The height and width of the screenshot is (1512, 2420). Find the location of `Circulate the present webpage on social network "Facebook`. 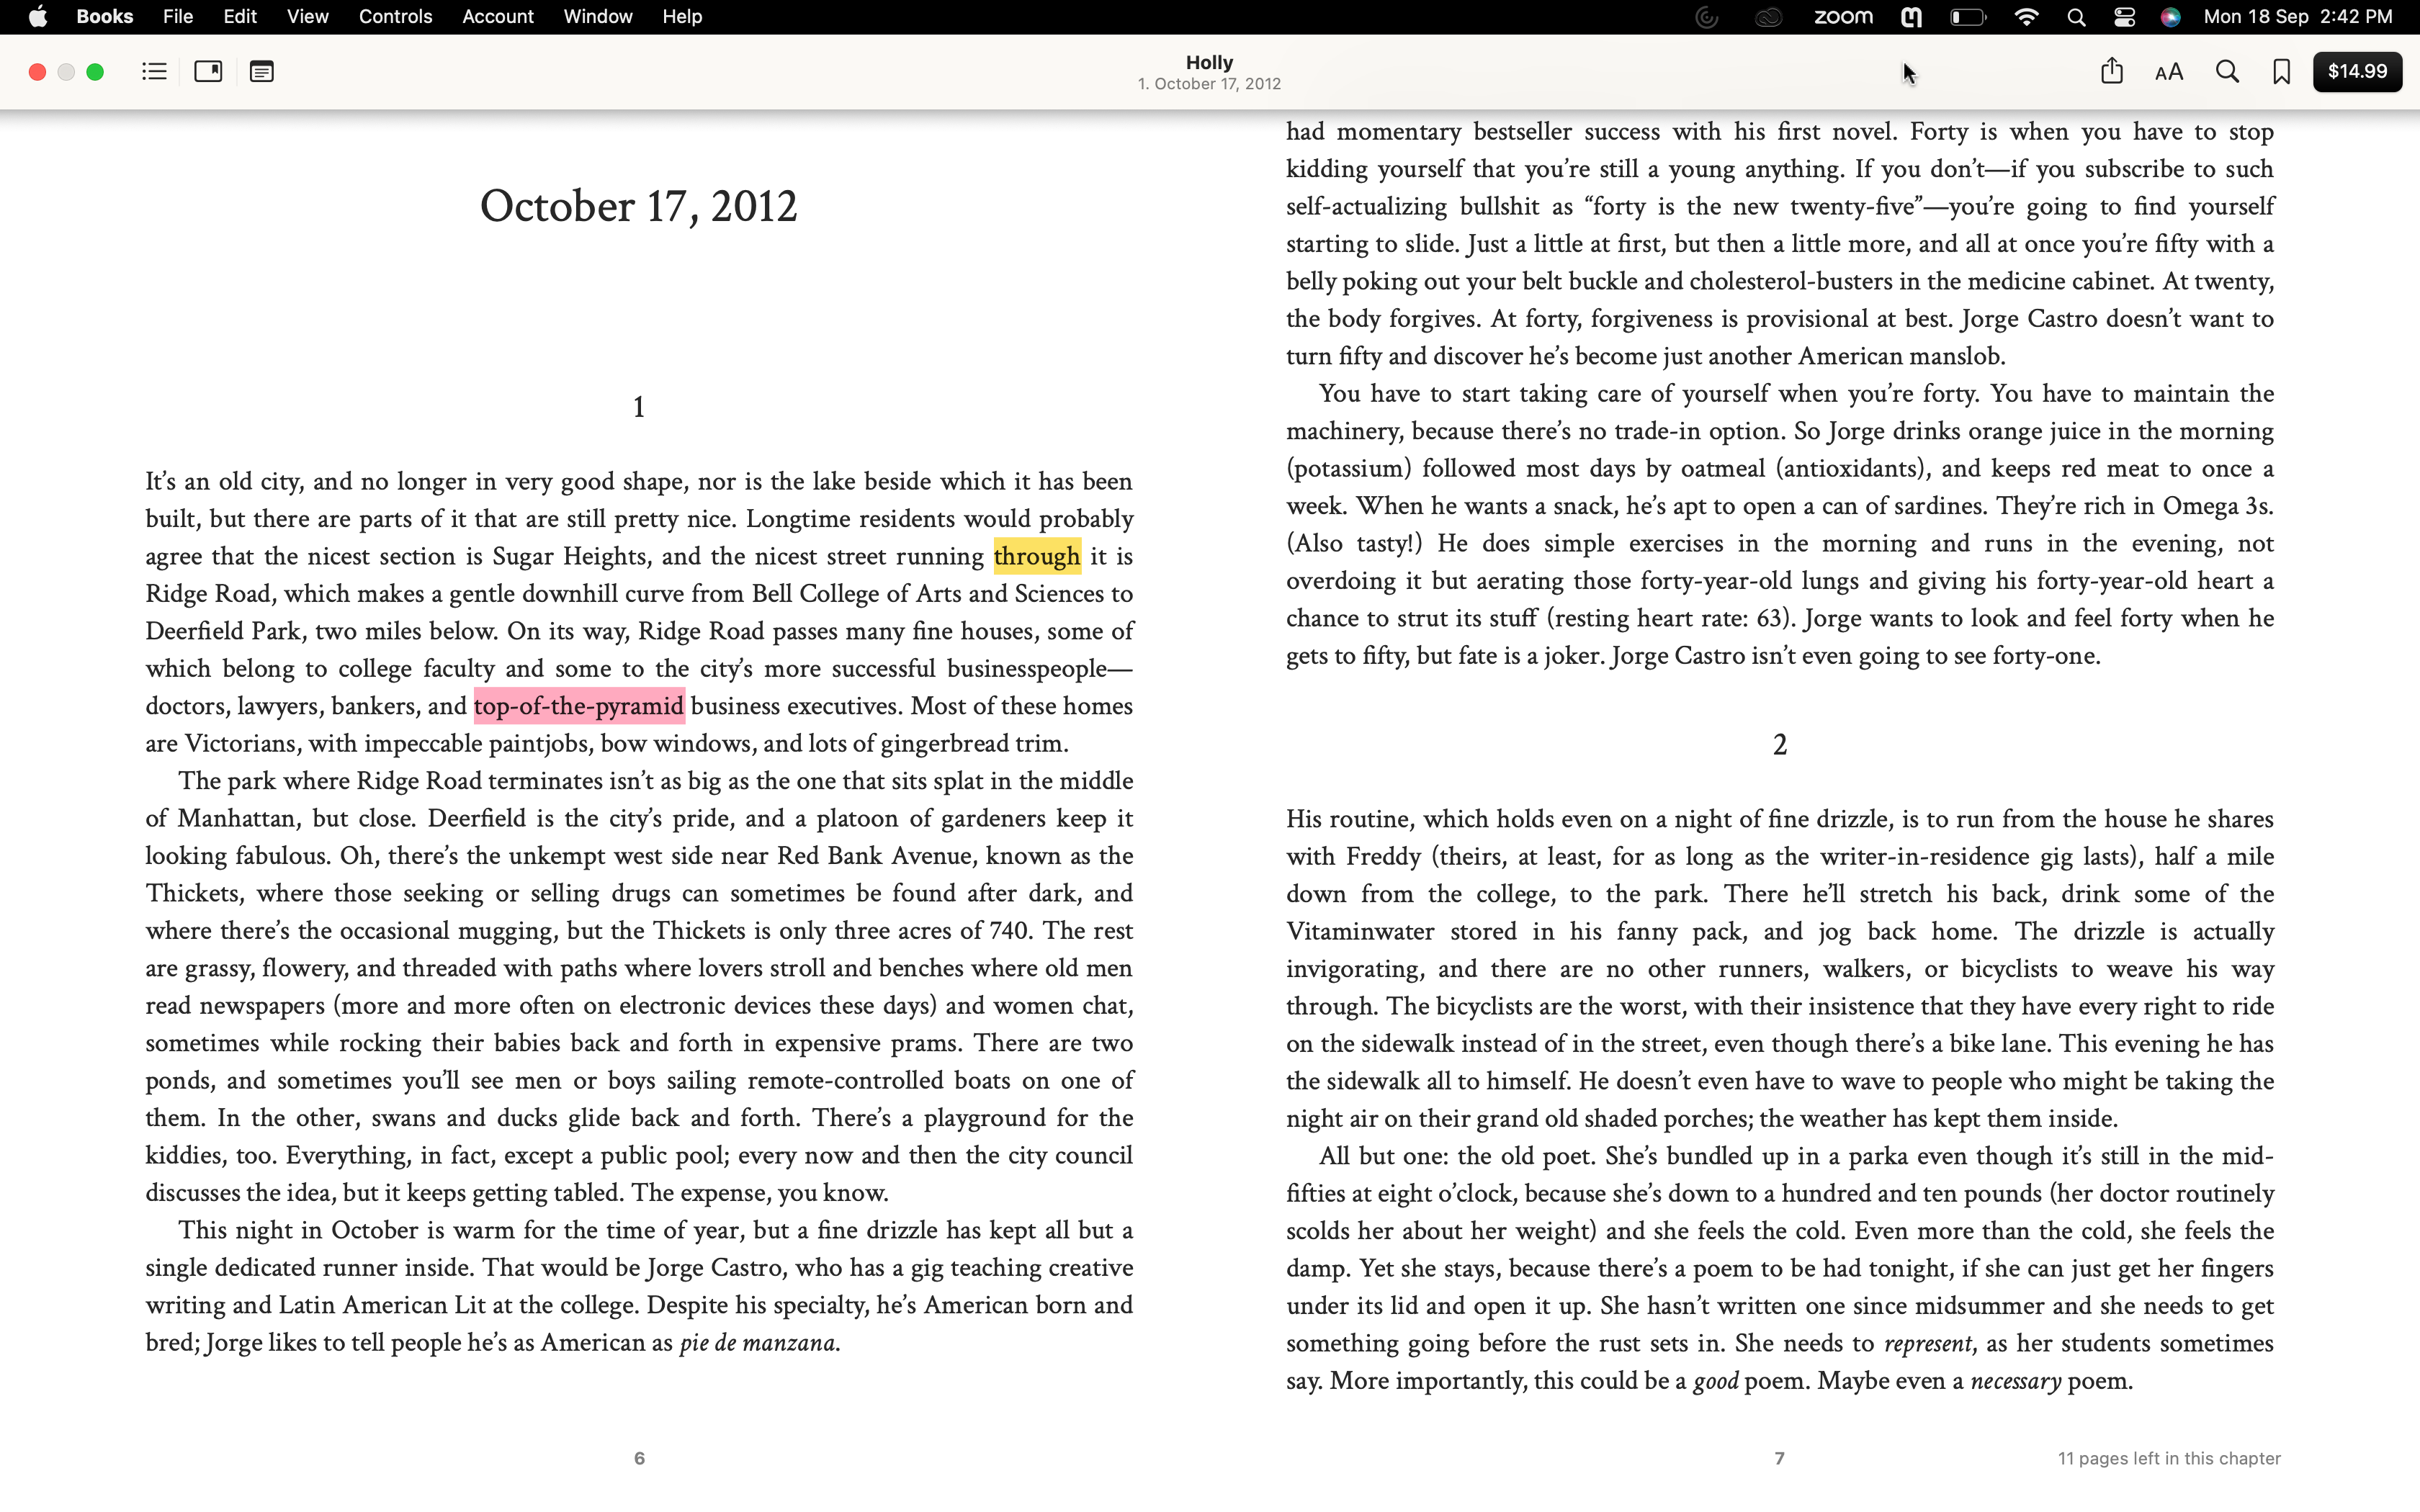

Circulate the present webpage on social network "Facebook is located at coordinates (2110, 70).